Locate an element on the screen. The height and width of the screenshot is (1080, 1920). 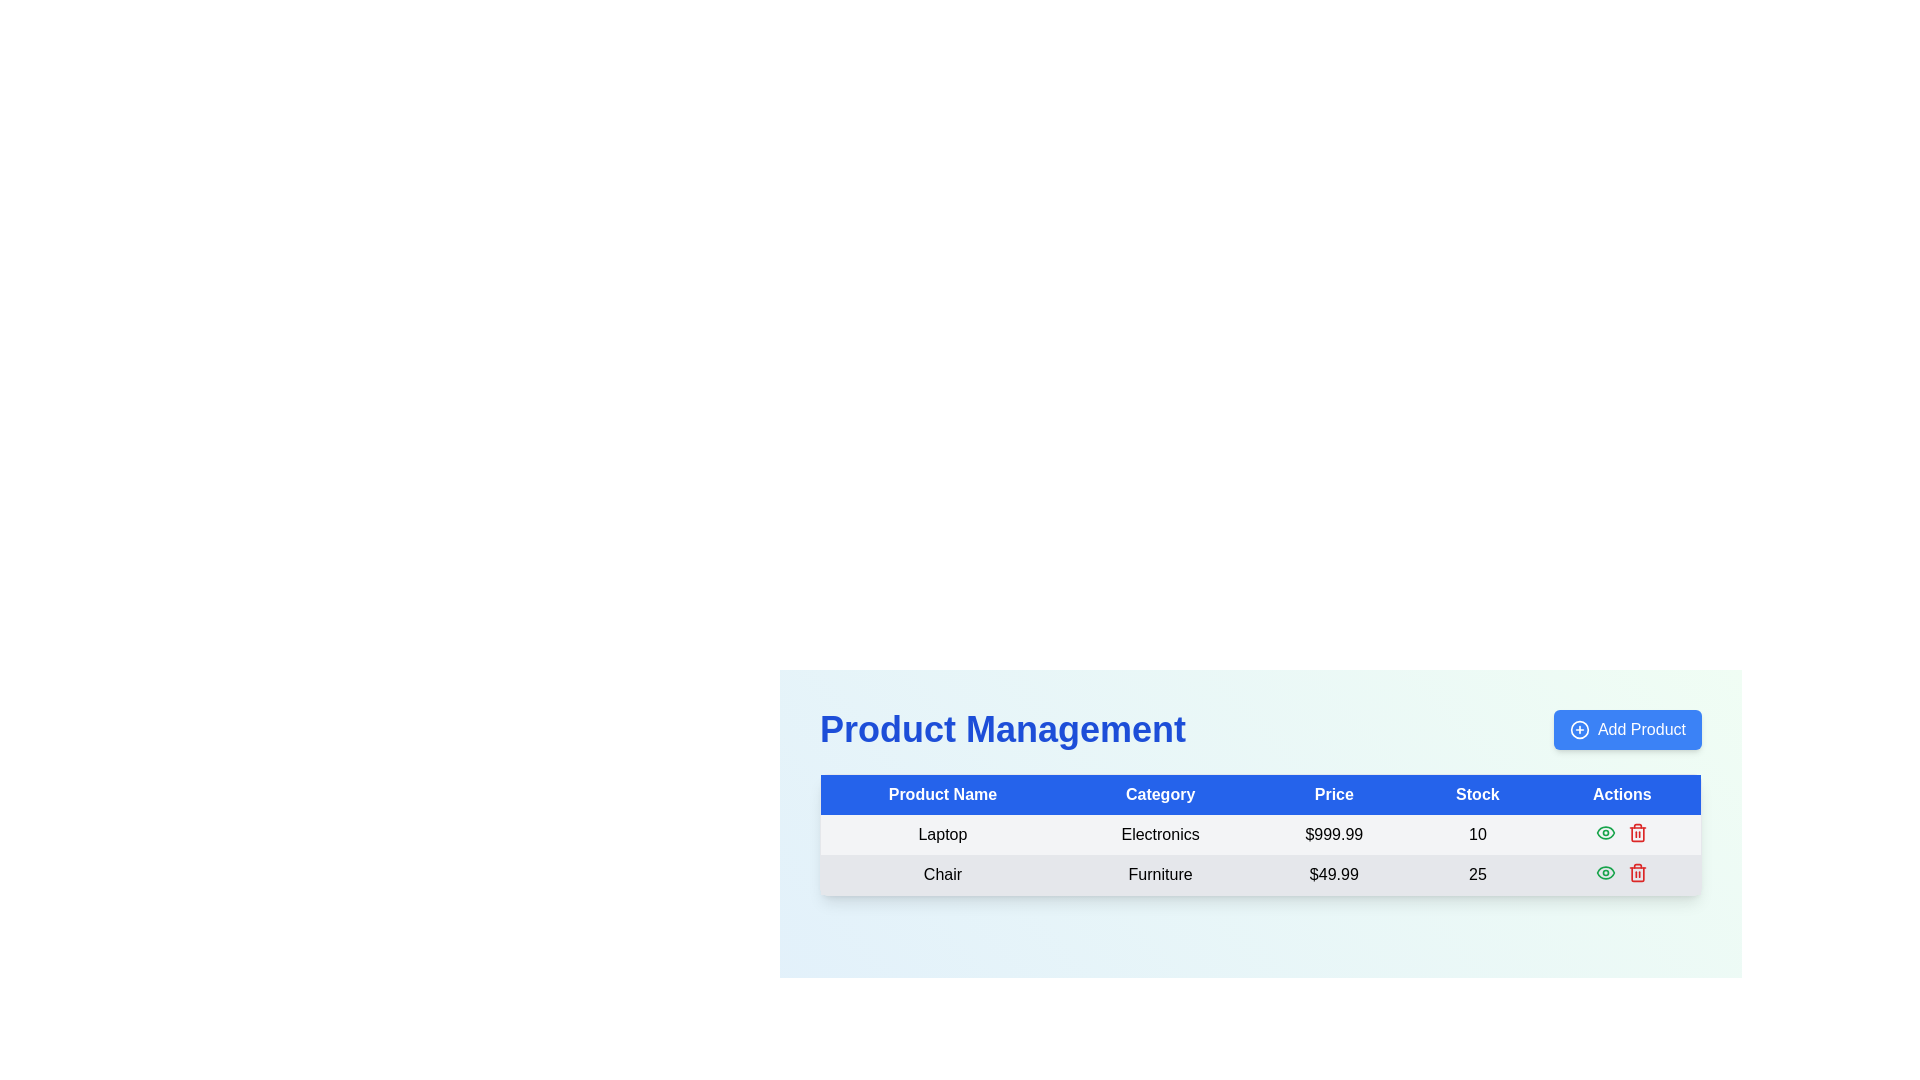
the circular SVG icon located in the top-right corner of the 'Product Management' interface to trigger tooltips or visual feedback is located at coordinates (1578, 729).